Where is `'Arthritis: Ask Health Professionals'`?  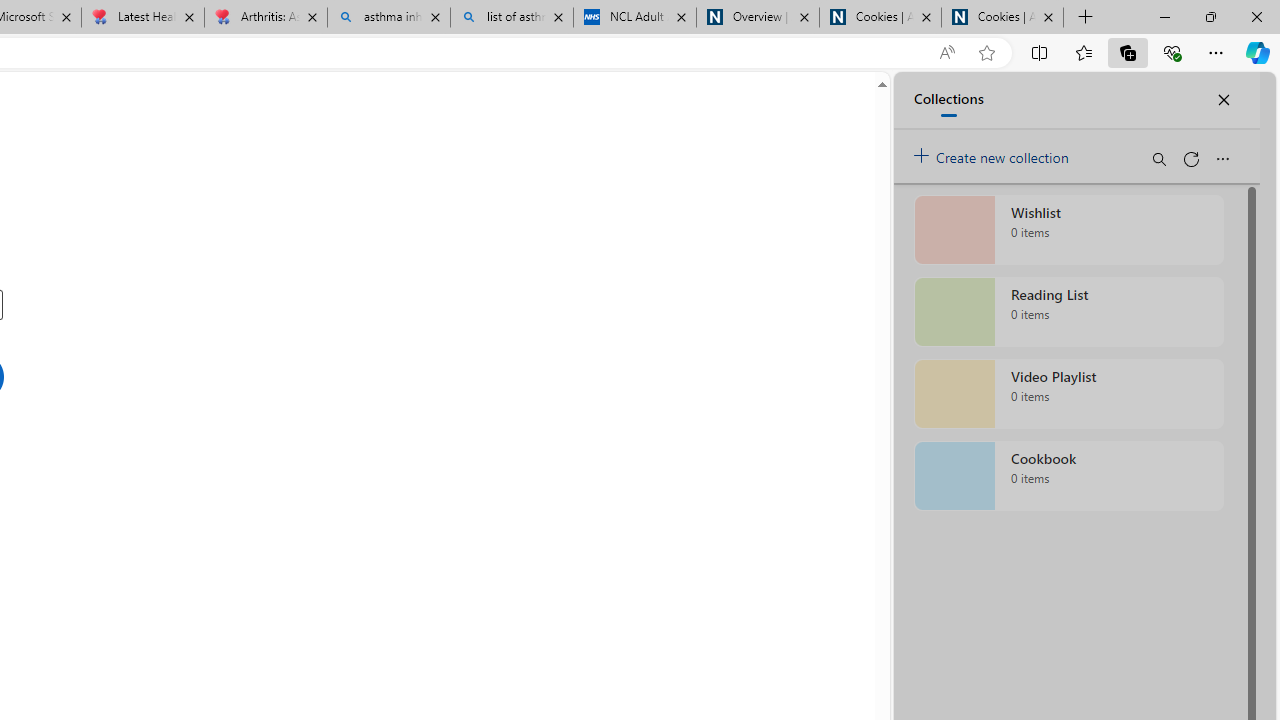 'Arthritis: Ask Health Professionals' is located at coordinates (264, 17).